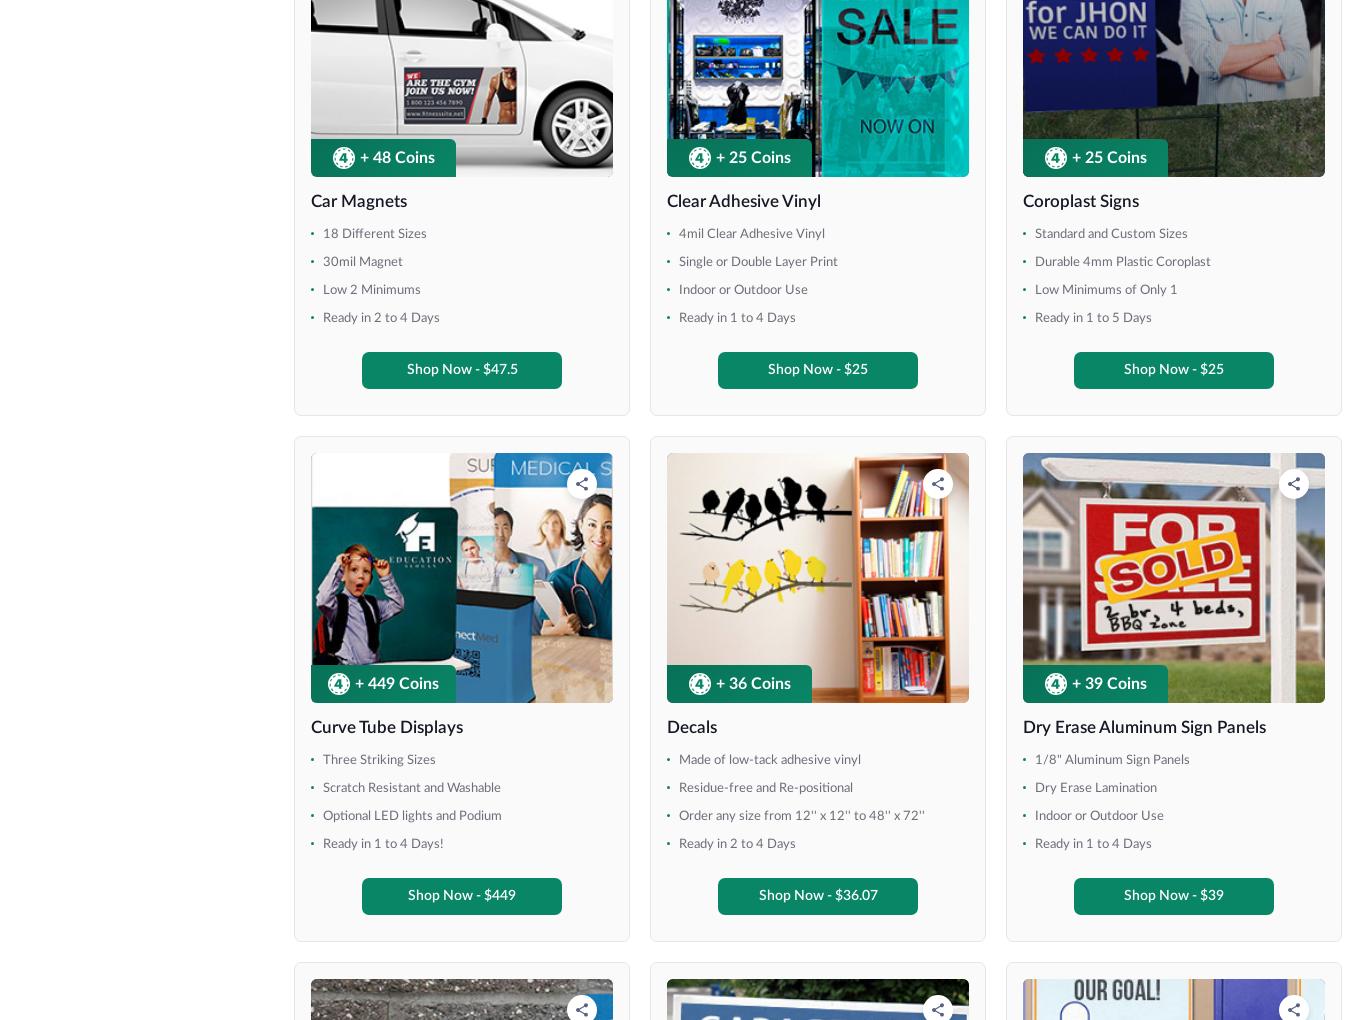 This screenshot has height=1020, width=1366. What do you see at coordinates (854, 550) in the screenshot?
I see `'Design Templates'` at bounding box center [854, 550].